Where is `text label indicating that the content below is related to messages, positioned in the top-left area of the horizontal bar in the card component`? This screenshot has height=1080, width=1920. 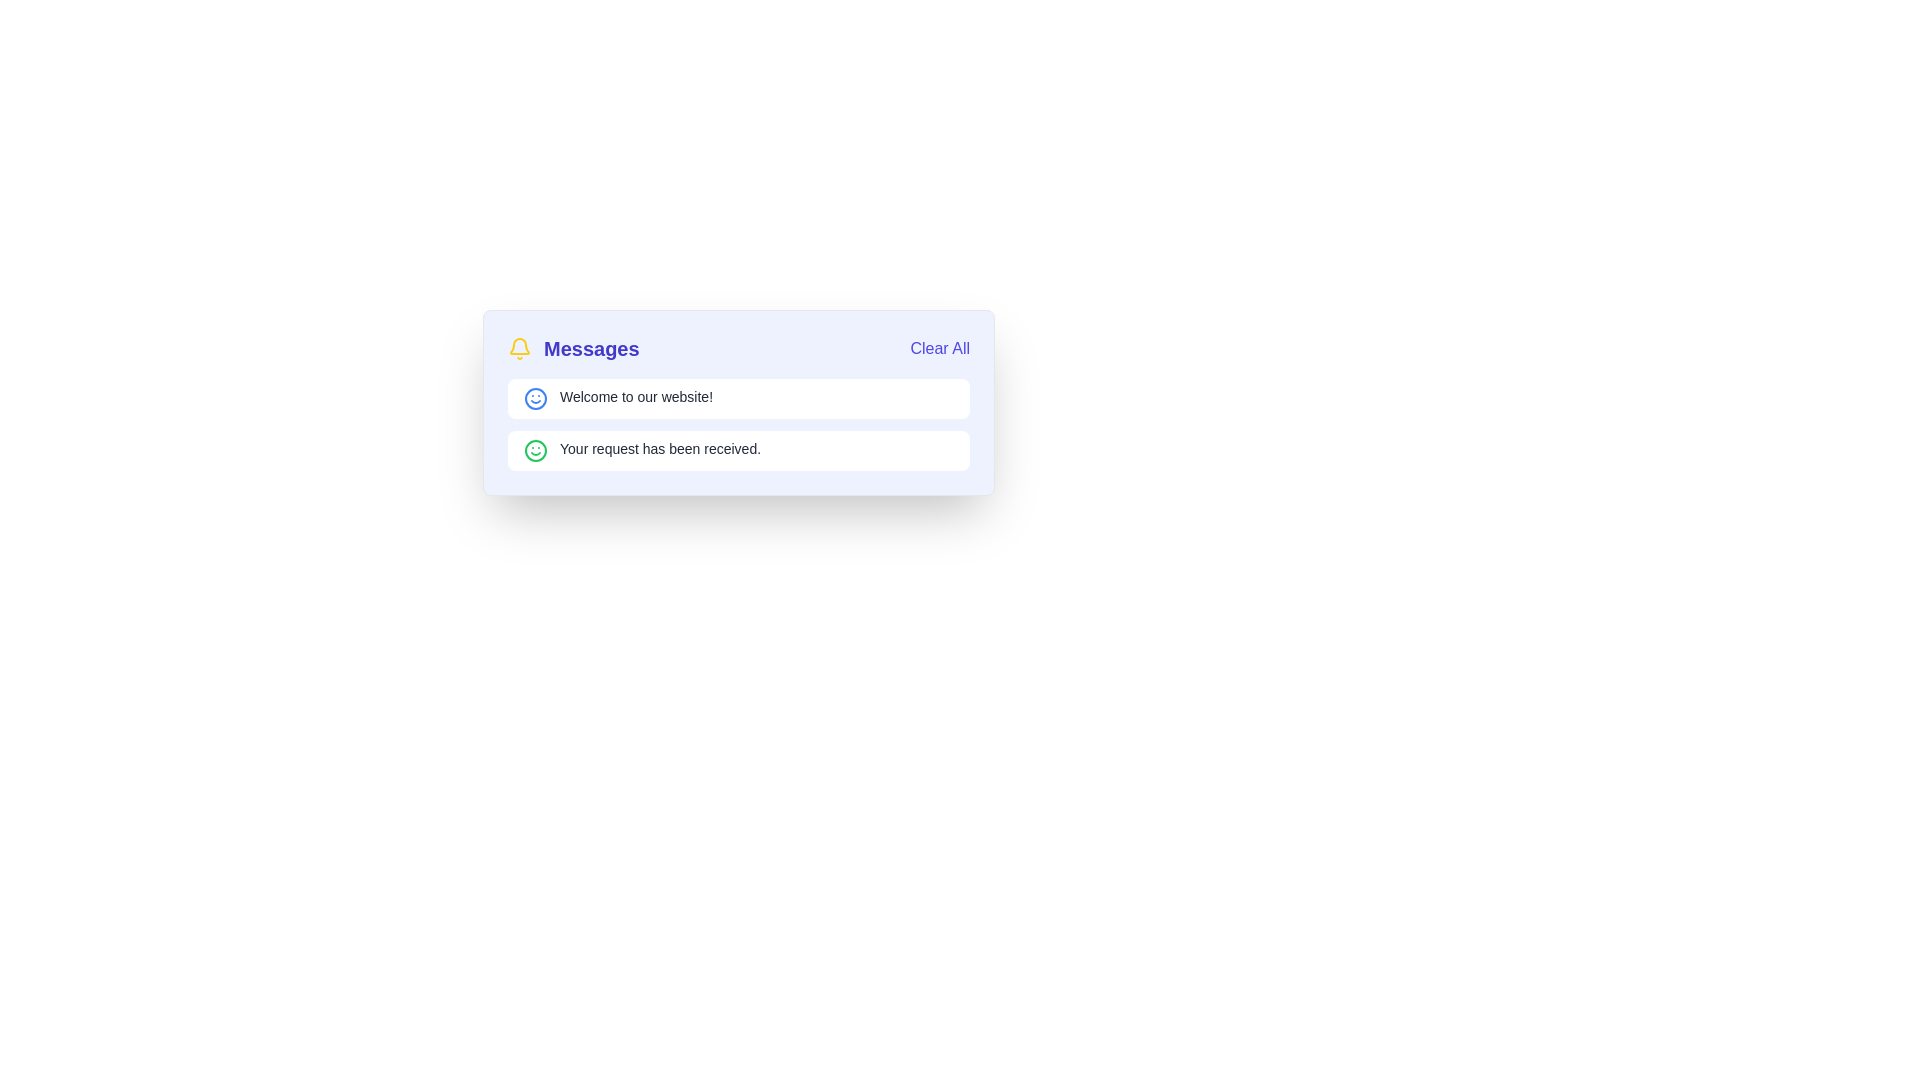
text label indicating that the content below is related to messages, positioned in the top-left area of the horizontal bar in the card component is located at coordinates (572, 347).